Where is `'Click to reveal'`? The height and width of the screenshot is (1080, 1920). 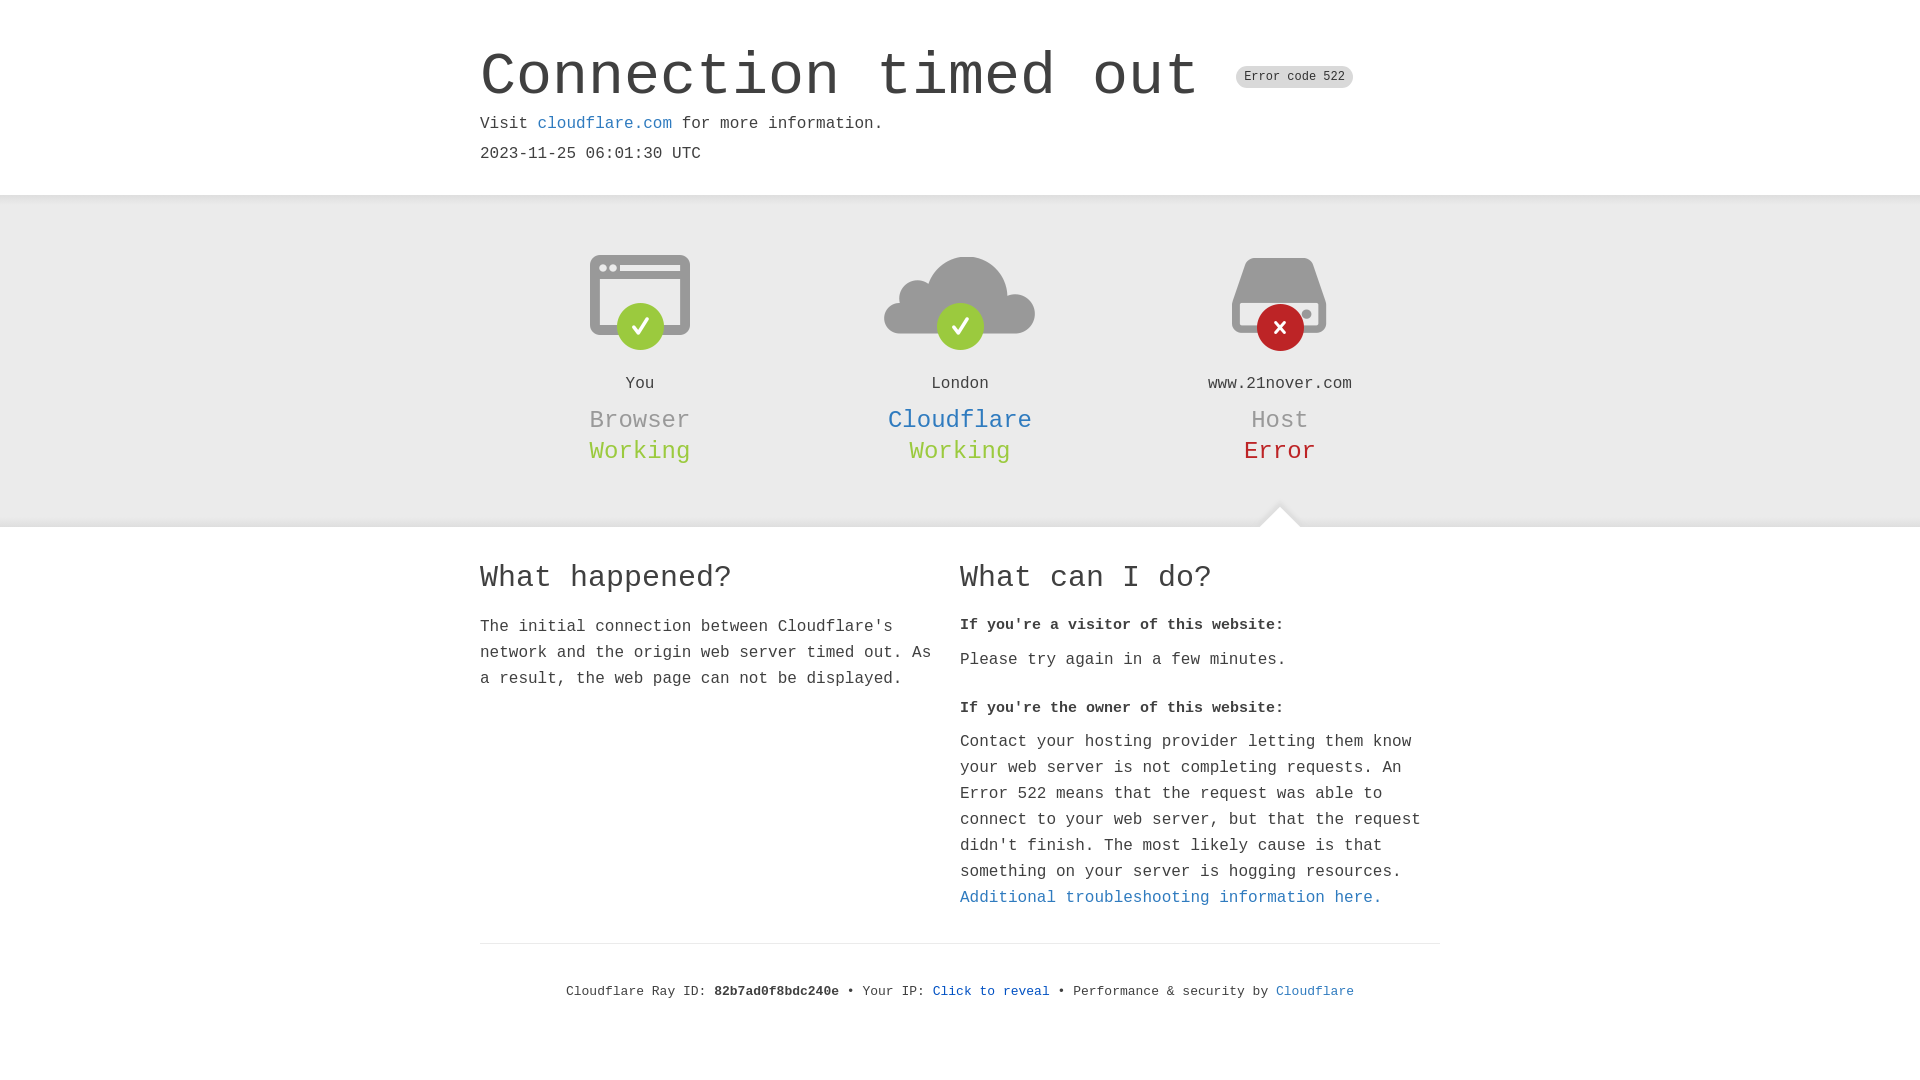
'Click to reveal' is located at coordinates (991, 991).